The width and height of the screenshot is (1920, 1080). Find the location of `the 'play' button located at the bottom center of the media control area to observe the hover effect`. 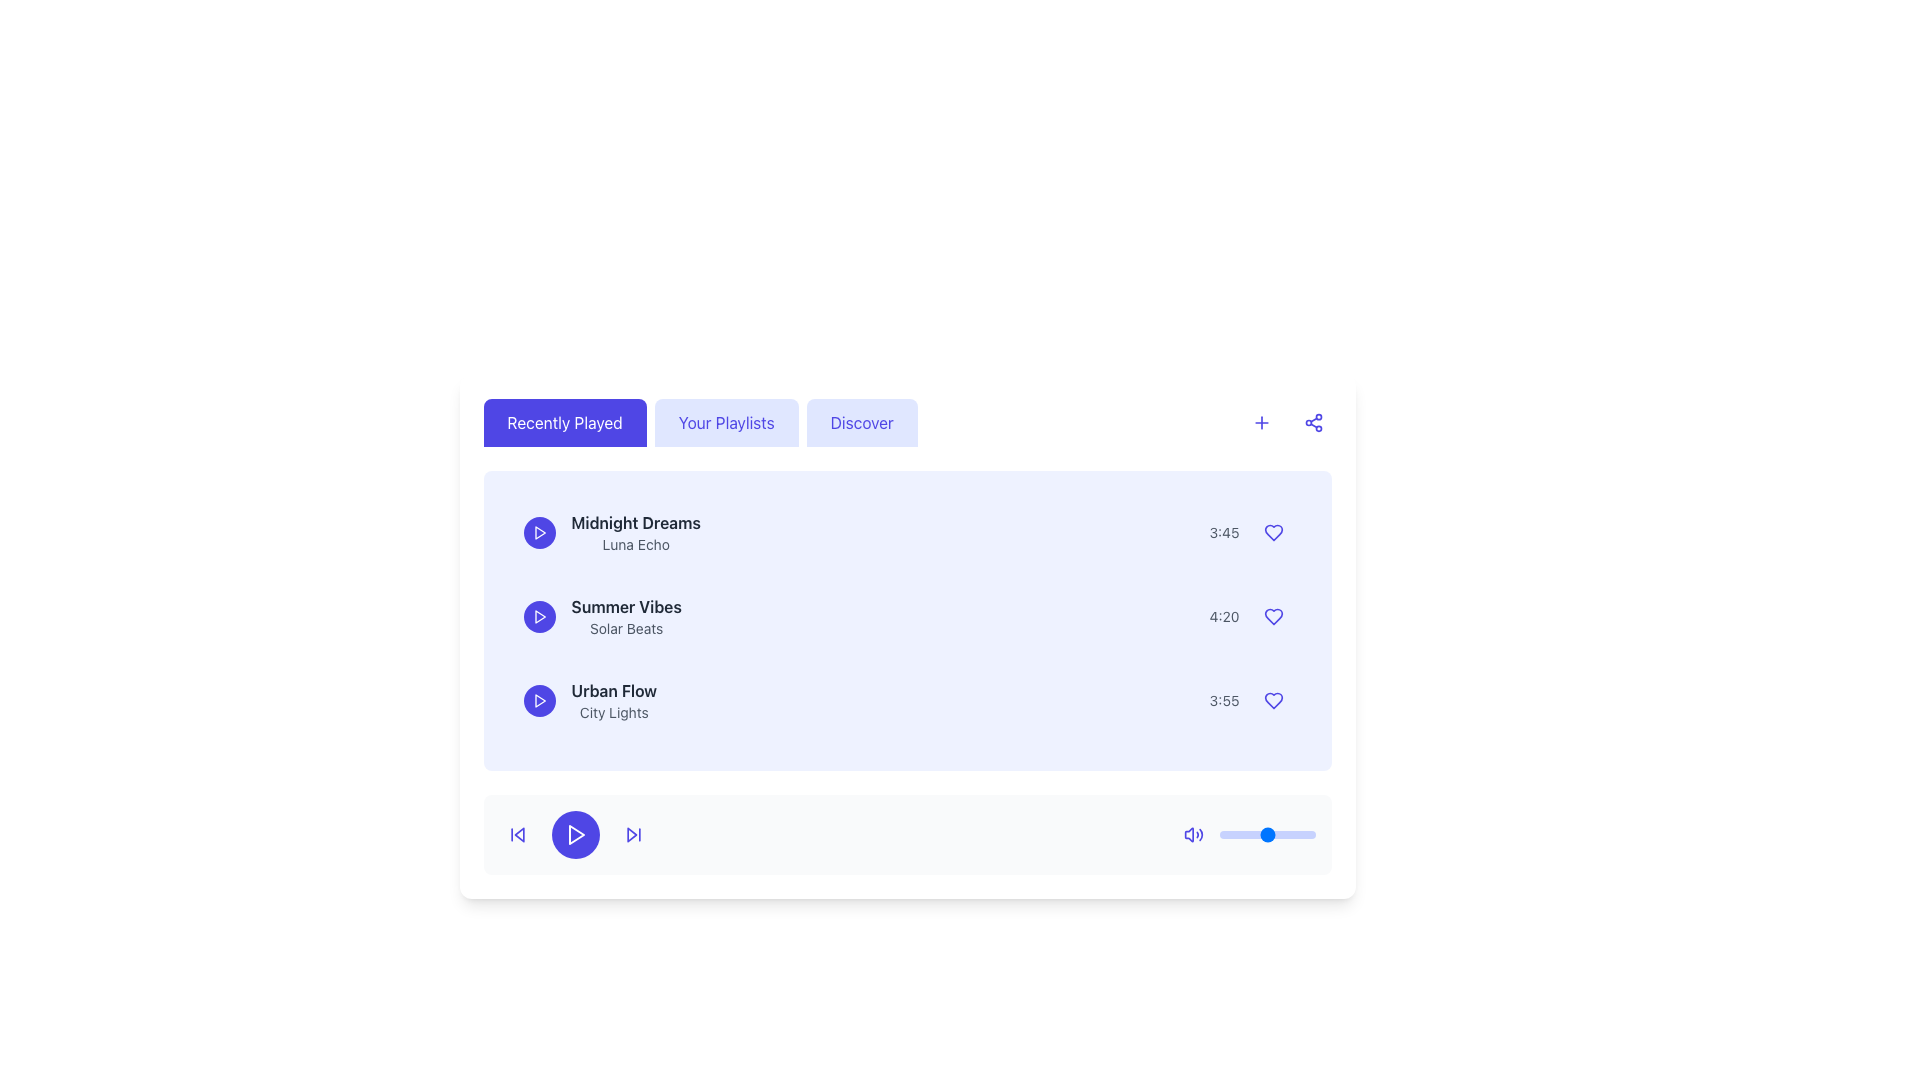

the 'play' button located at the bottom center of the media control area to observe the hover effect is located at coordinates (574, 834).